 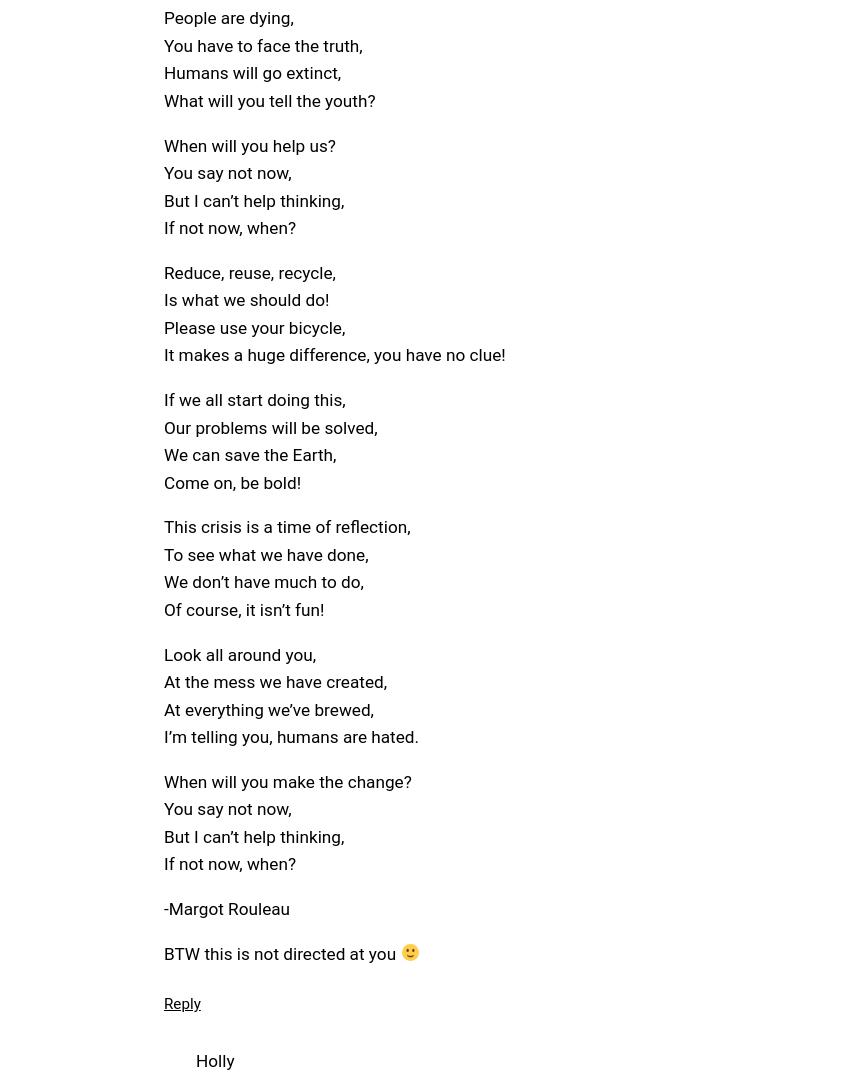 What do you see at coordinates (240, 652) in the screenshot?
I see `'Look all around you,'` at bounding box center [240, 652].